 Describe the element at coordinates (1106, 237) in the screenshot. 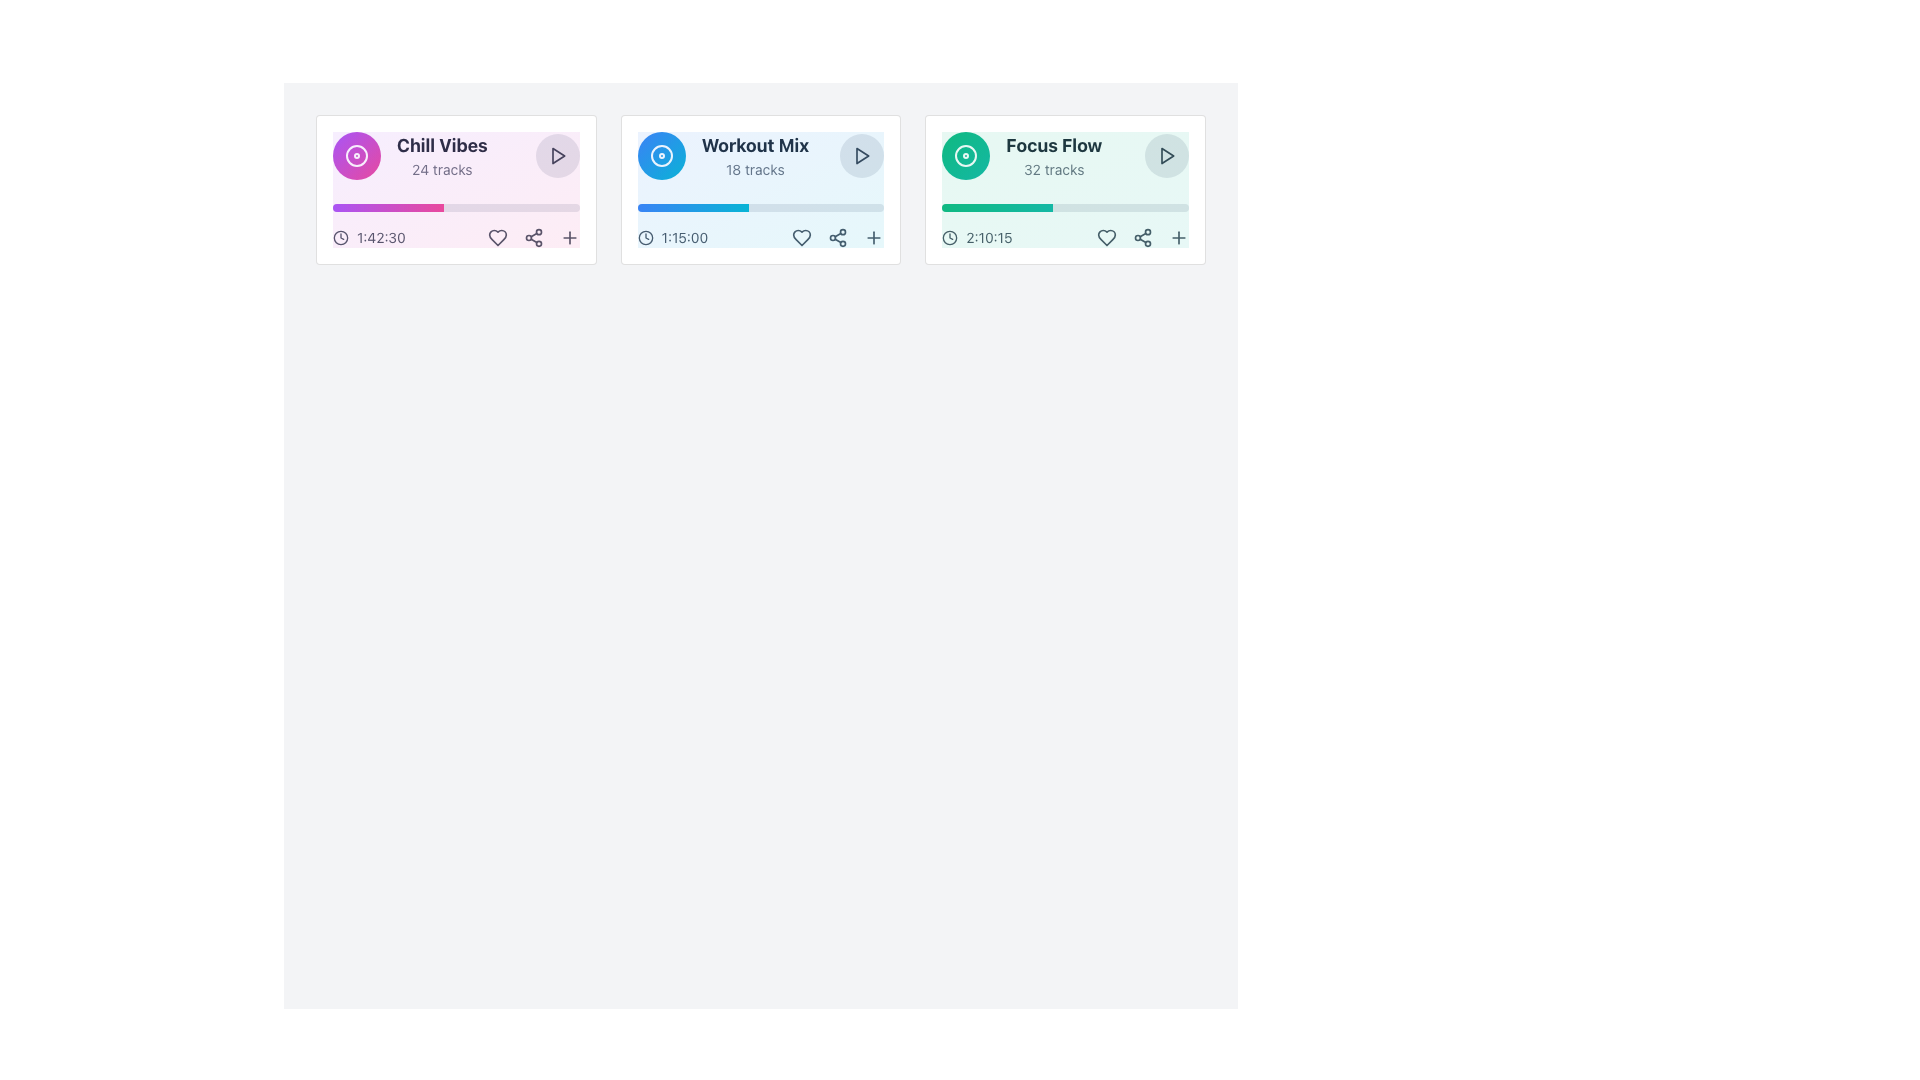

I see `the heart-shaped icon representing a 'like' or 'favorite' action` at that location.